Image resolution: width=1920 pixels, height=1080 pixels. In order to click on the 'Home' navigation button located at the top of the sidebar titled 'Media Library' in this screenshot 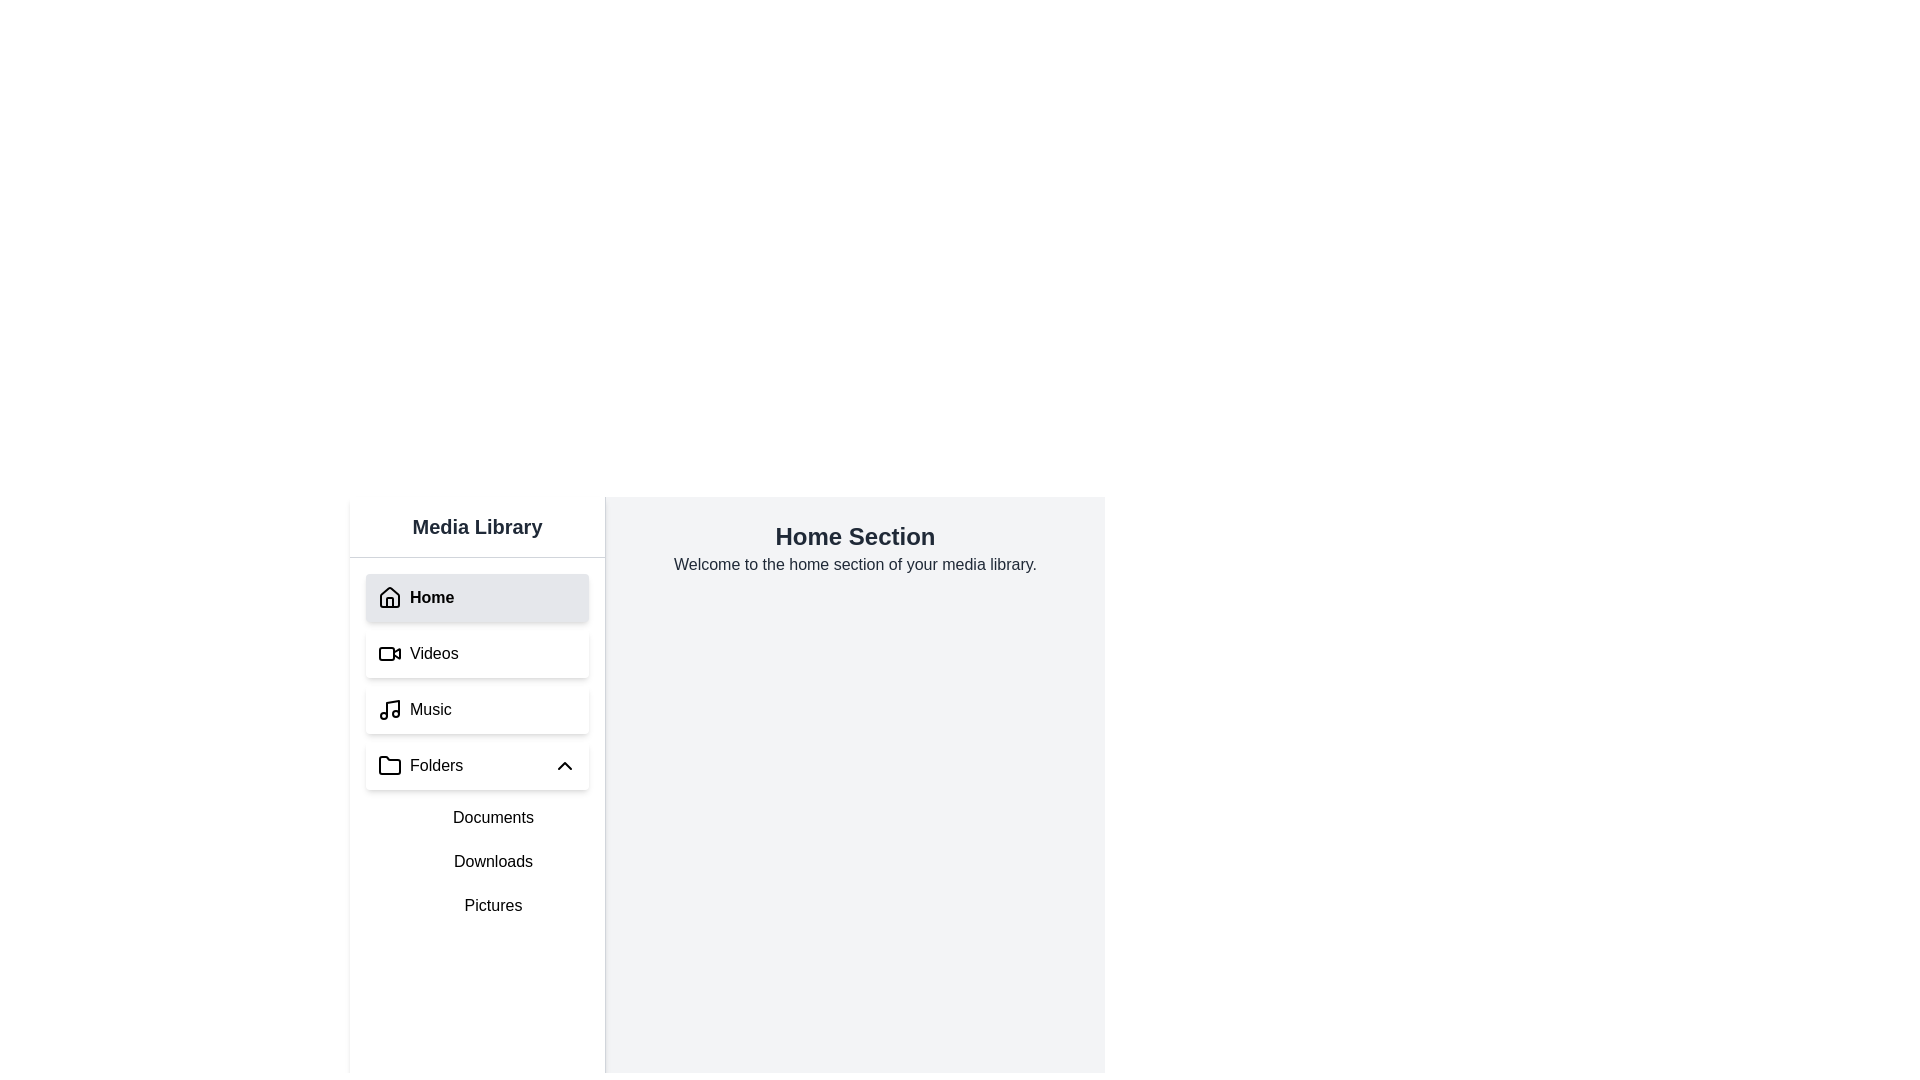, I will do `click(476, 596)`.